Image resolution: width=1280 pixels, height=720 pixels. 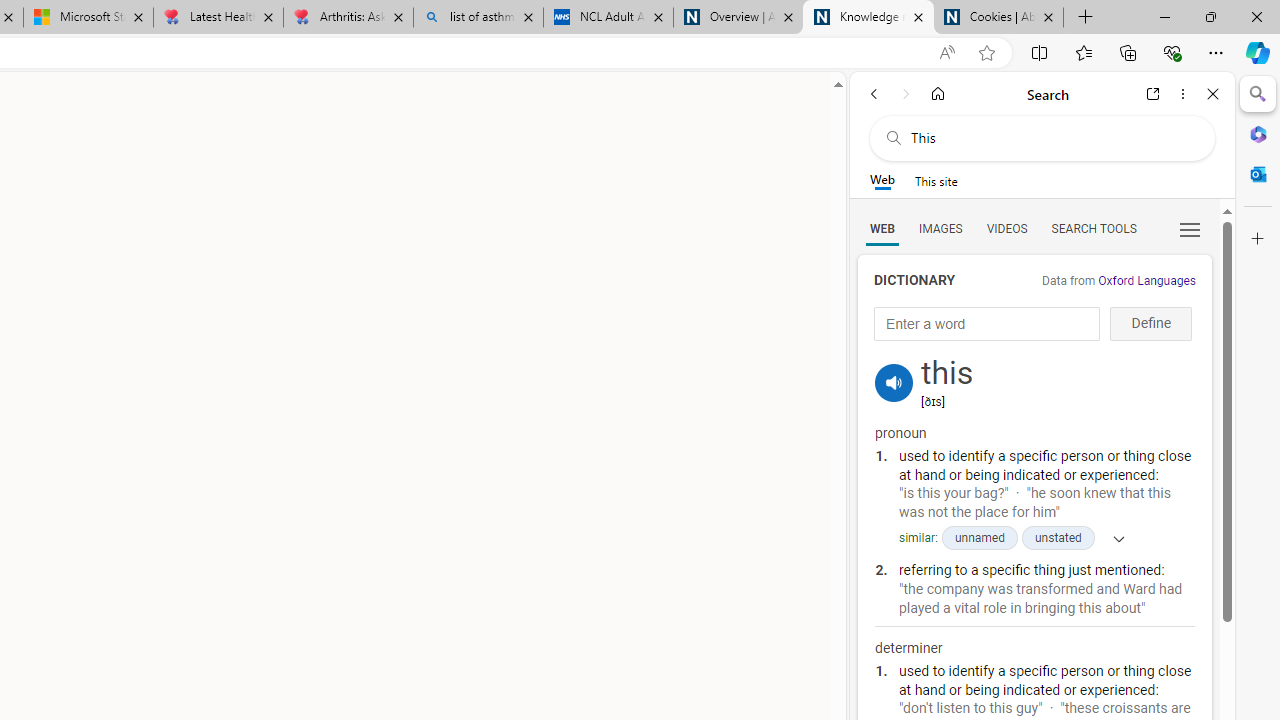 I want to click on 'list of asthma inhalers uk - Search', so click(x=477, y=17).